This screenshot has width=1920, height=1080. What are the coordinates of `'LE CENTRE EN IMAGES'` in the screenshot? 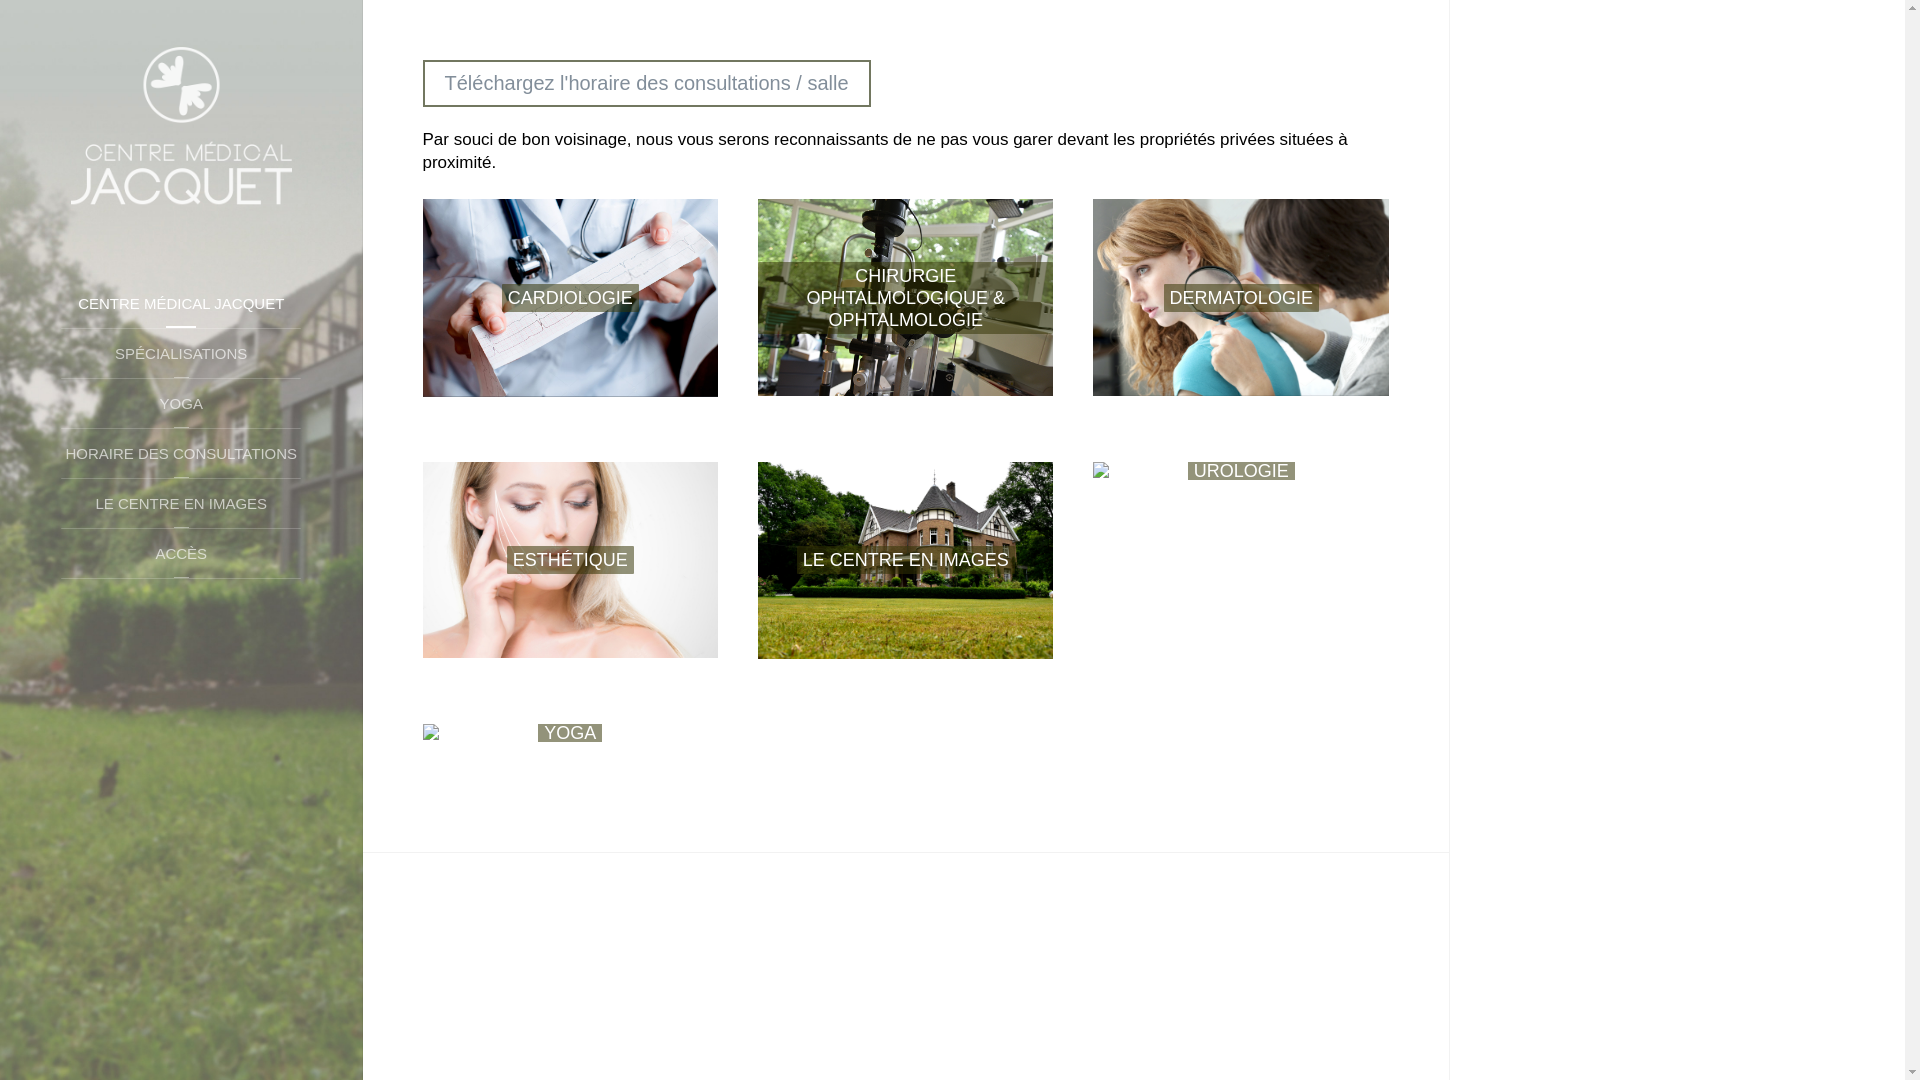 It's located at (904, 560).